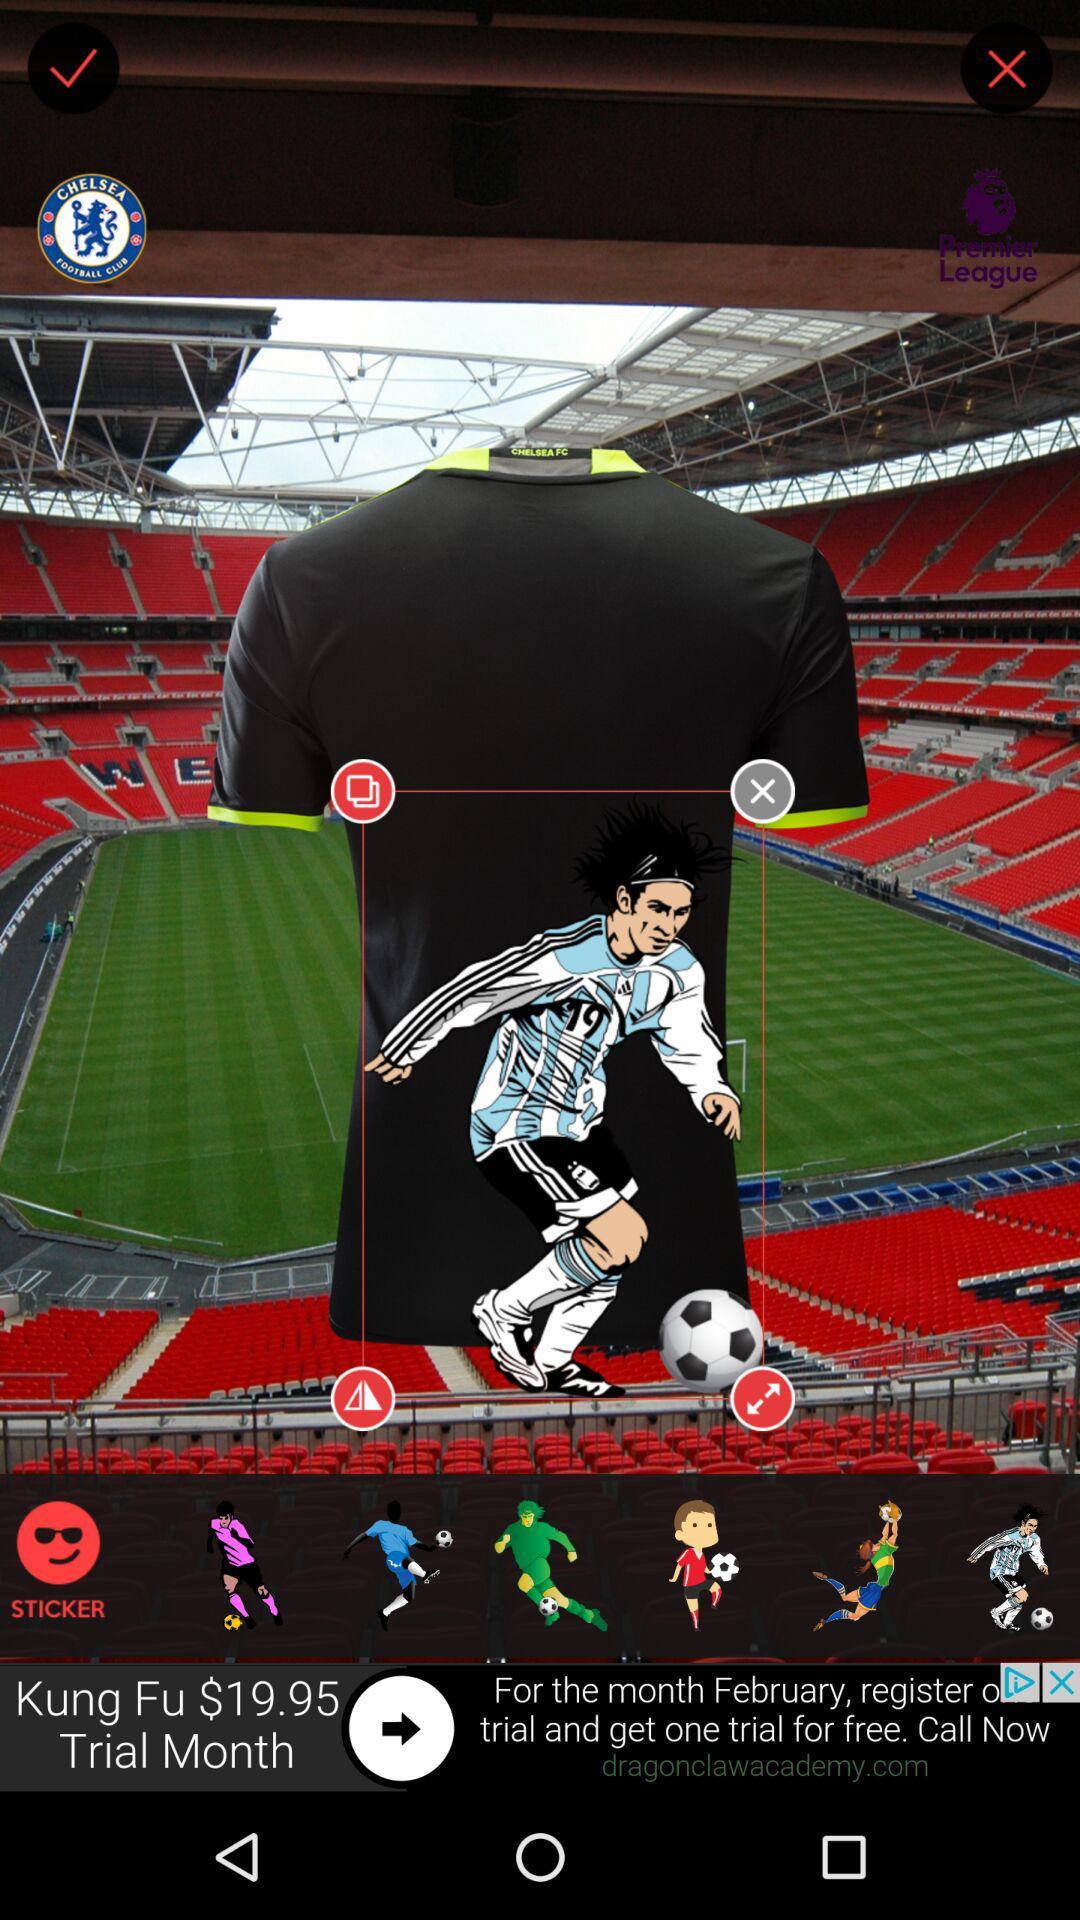 The image size is (1080, 1920). What do you see at coordinates (902, 1592) in the screenshot?
I see `selected drill` at bounding box center [902, 1592].